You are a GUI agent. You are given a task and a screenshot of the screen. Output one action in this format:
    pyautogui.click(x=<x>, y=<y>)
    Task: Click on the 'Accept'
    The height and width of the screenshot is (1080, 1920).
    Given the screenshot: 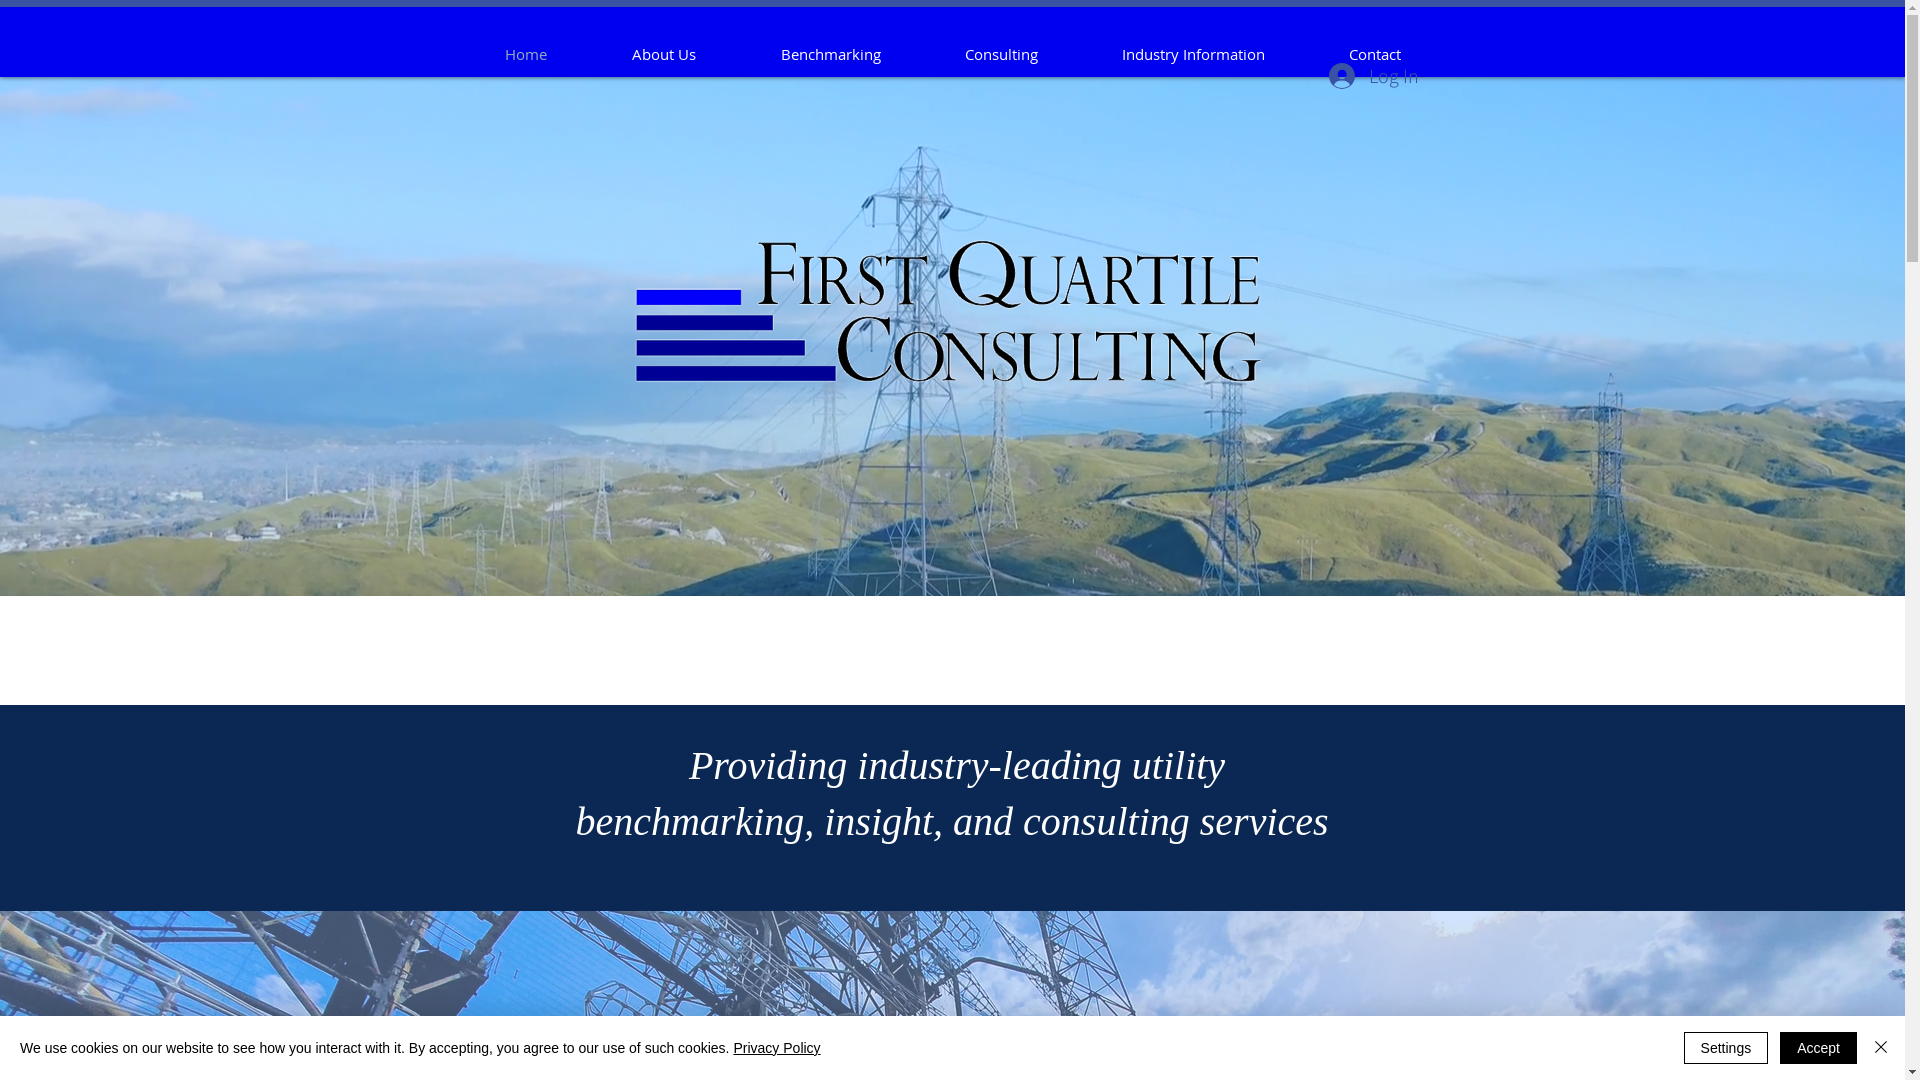 What is the action you would take?
    pyautogui.click(x=1818, y=1047)
    